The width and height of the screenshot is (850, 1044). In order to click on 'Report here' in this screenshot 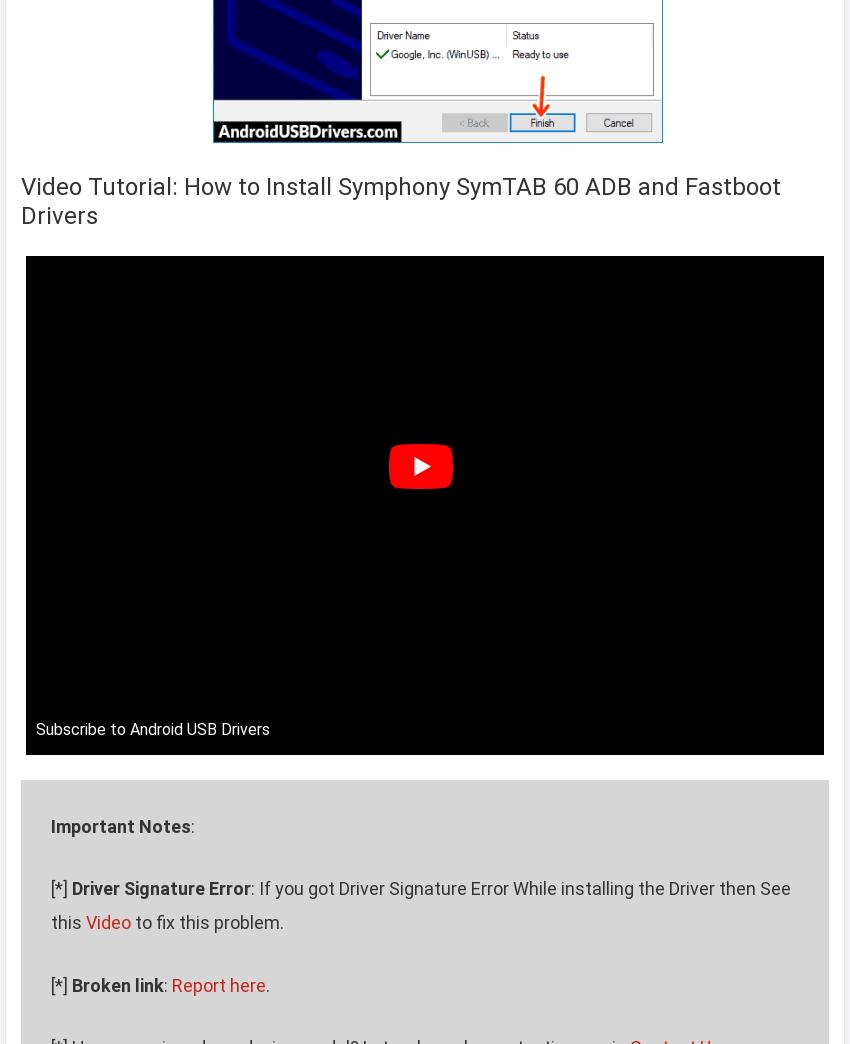, I will do `click(218, 984)`.